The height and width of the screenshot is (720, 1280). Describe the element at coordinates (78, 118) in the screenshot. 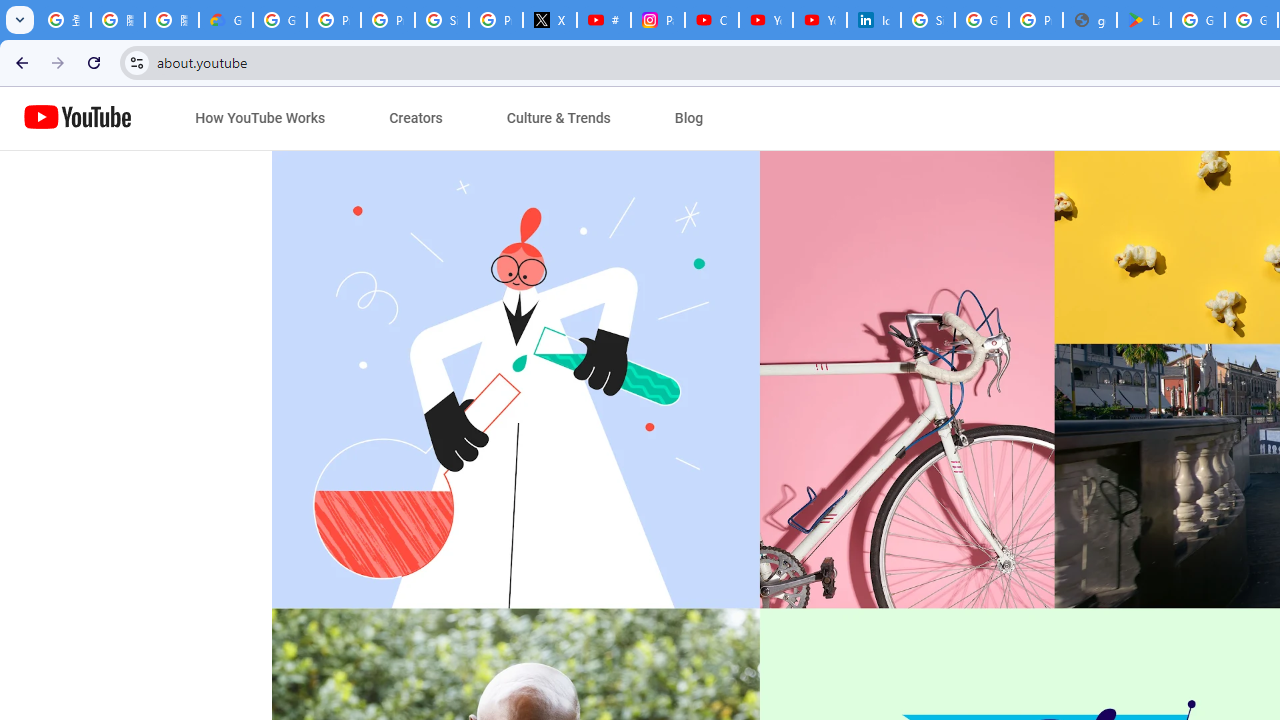

I see `'Home page link'` at that location.